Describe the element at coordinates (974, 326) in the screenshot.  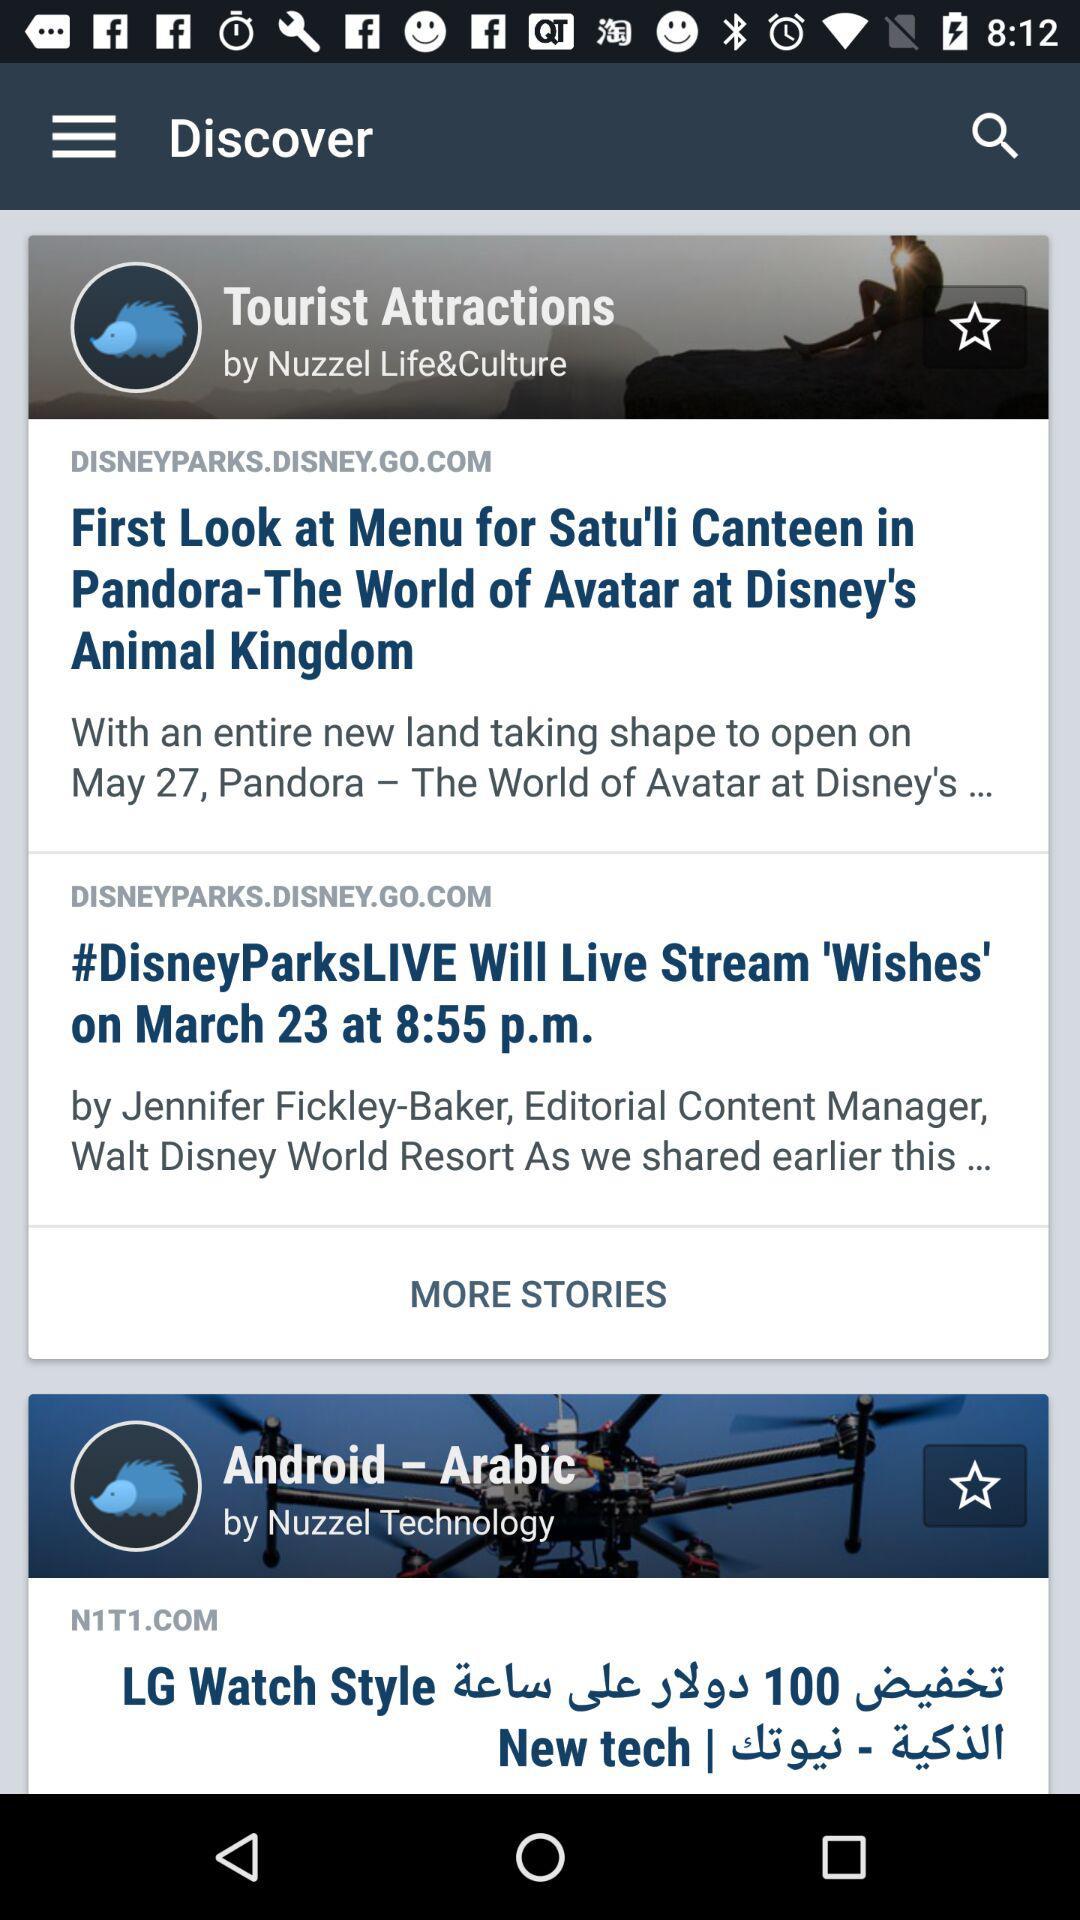
I see `mark as favorite` at that location.